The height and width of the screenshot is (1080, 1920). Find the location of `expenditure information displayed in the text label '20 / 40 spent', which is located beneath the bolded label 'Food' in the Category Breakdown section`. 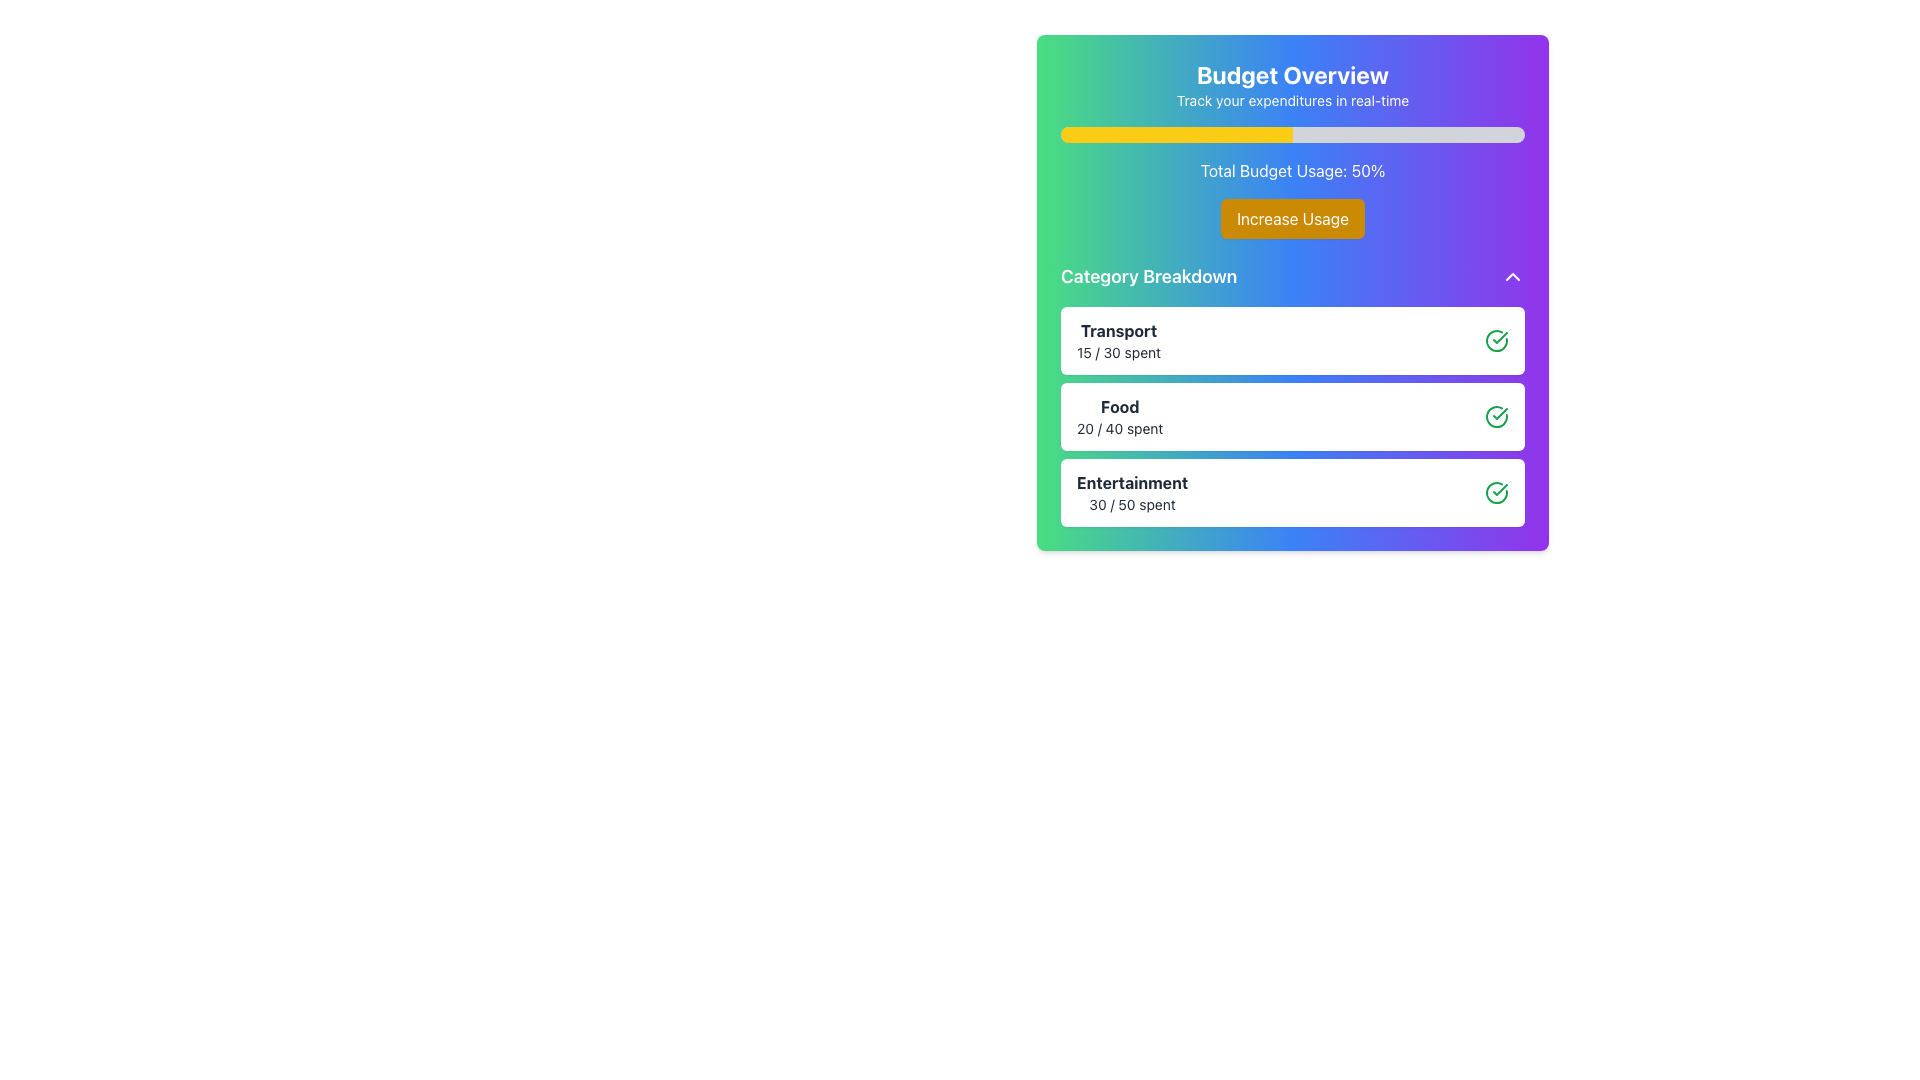

expenditure information displayed in the text label '20 / 40 spent', which is located beneath the bolded label 'Food' in the Category Breakdown section is located at coordinates (1120, 427).